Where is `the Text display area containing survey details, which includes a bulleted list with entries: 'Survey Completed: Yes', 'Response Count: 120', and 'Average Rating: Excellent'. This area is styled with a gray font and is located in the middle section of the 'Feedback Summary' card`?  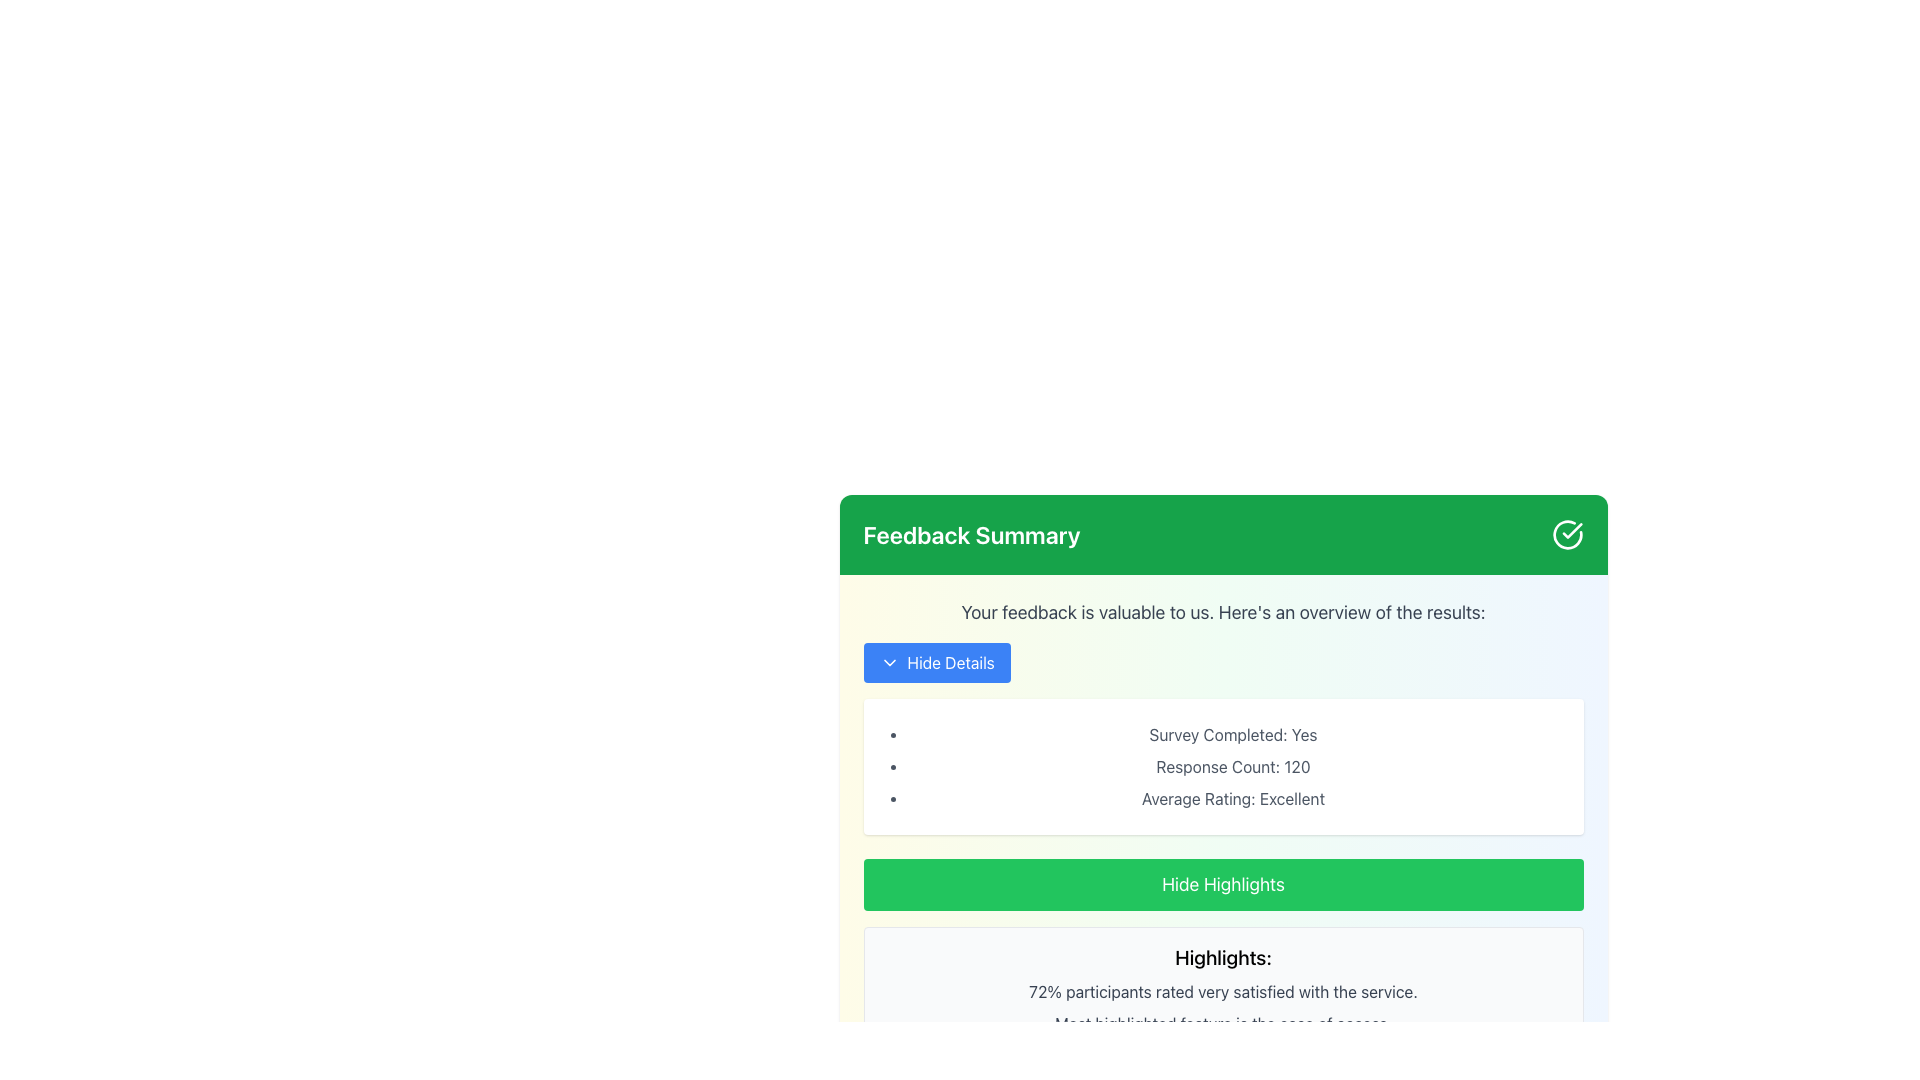 the Text display area containing survey details, which includes a bulleted list with entries: 'Survey Completed: Yes', 'Response Count: 120', and 'Average Rating: Excellent'. This area is styled with a gray font and is located in the middle section of the 'Feedback Summary' card is located at coordinates (1222, 766).